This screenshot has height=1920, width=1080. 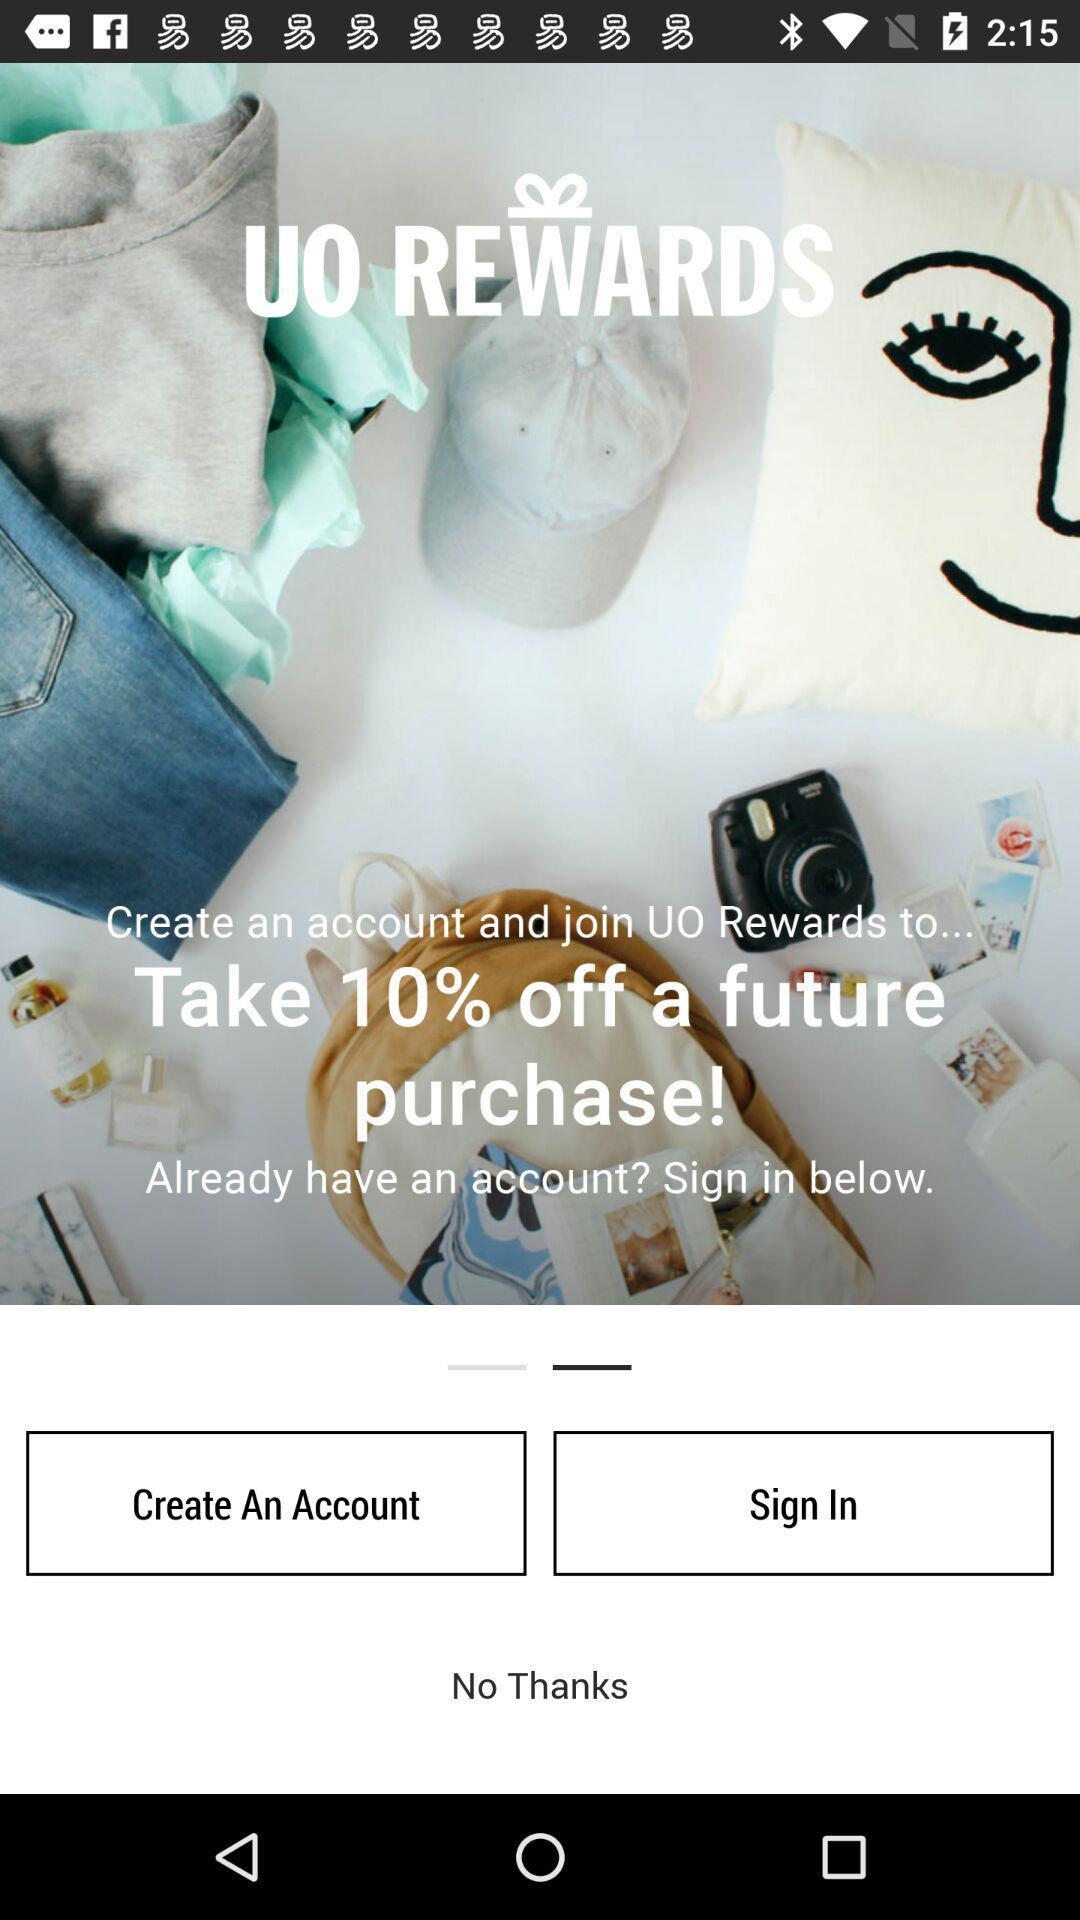 I want to click on the icon at the bottom left corner, so click(x=276, y=1503).